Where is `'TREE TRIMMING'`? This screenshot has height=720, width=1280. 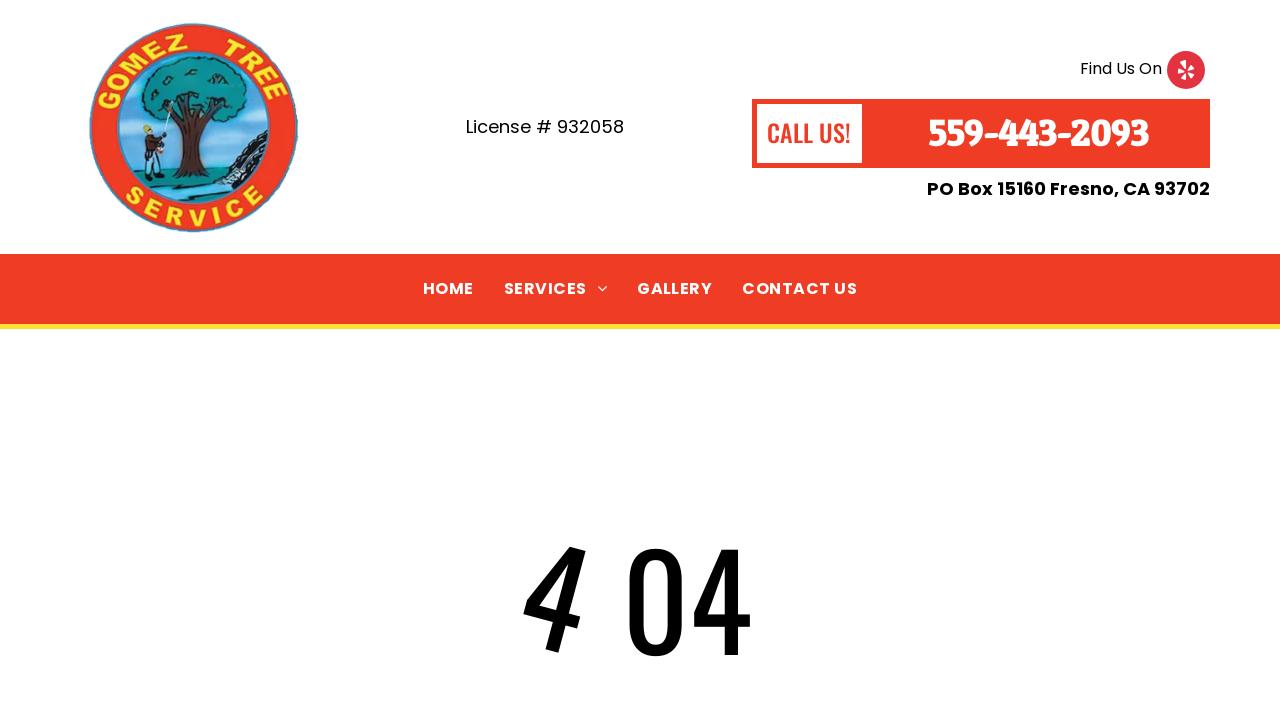
'TREE TRIMMING' is located at coordinates (581, 321).